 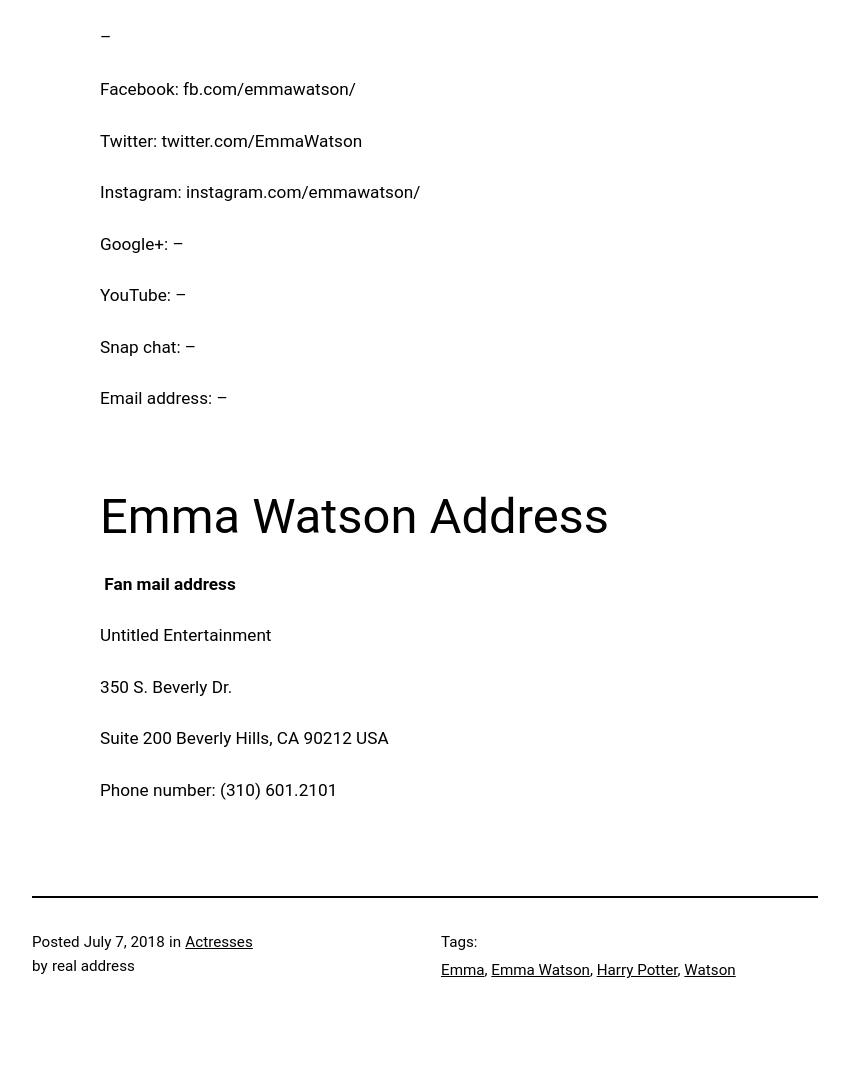 I want to click on 'Emma Watson Address', so click(x=353, y=516).